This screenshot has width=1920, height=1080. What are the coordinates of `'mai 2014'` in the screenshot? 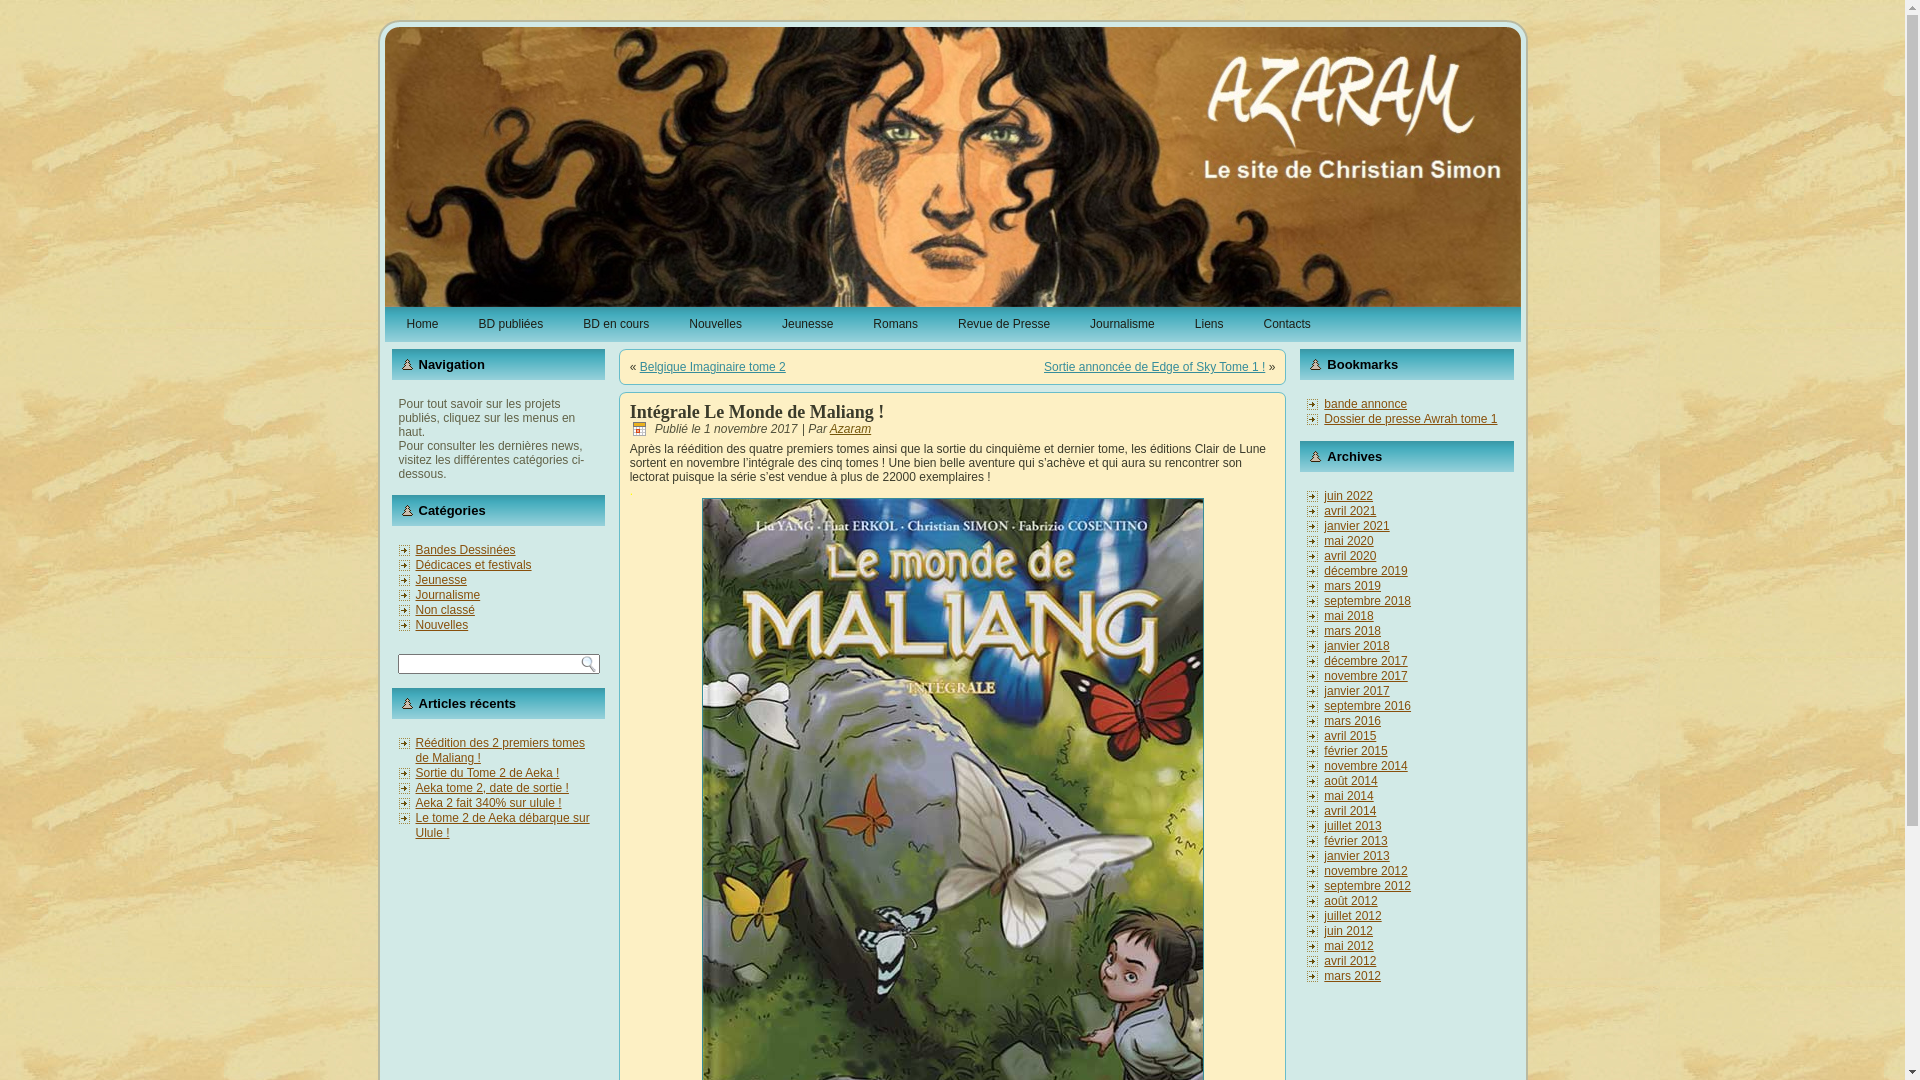 It's located at (1348, 794).